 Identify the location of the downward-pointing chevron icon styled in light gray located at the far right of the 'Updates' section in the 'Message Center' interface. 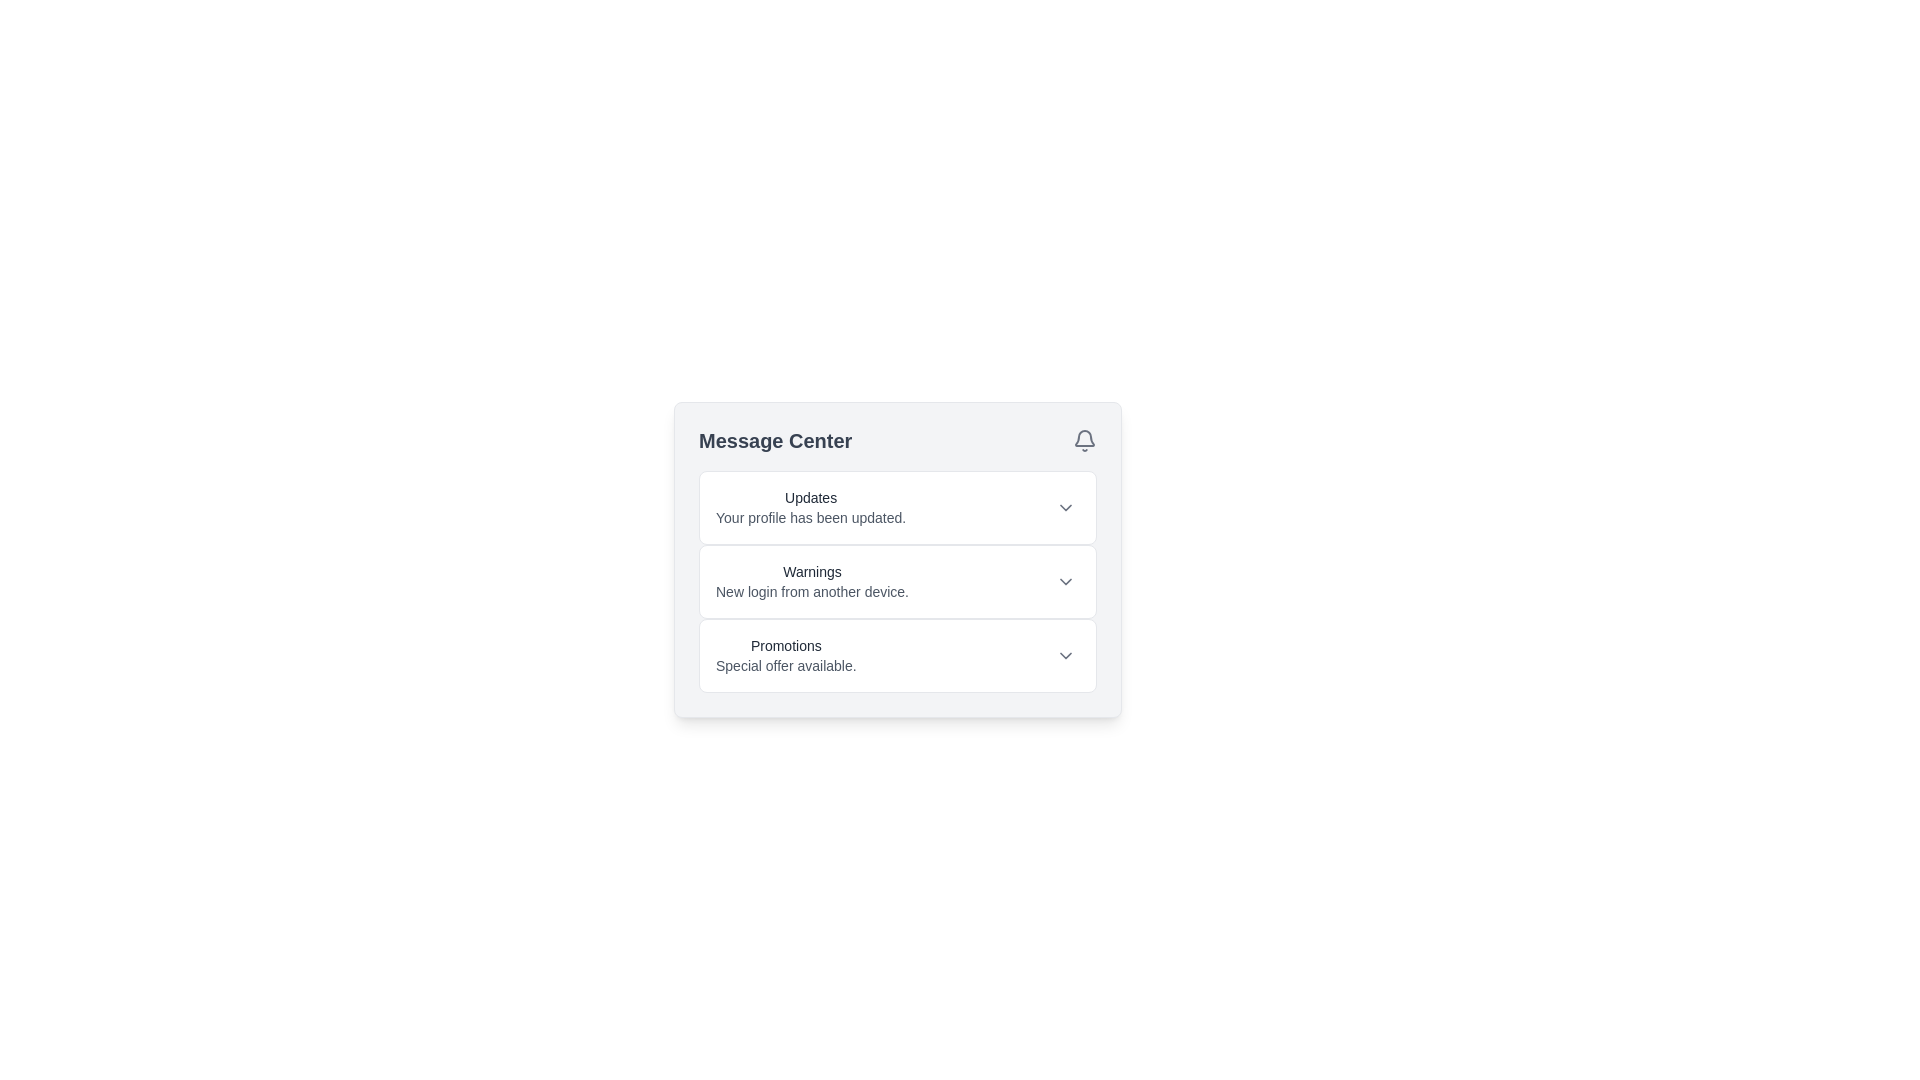
(1064, 507).